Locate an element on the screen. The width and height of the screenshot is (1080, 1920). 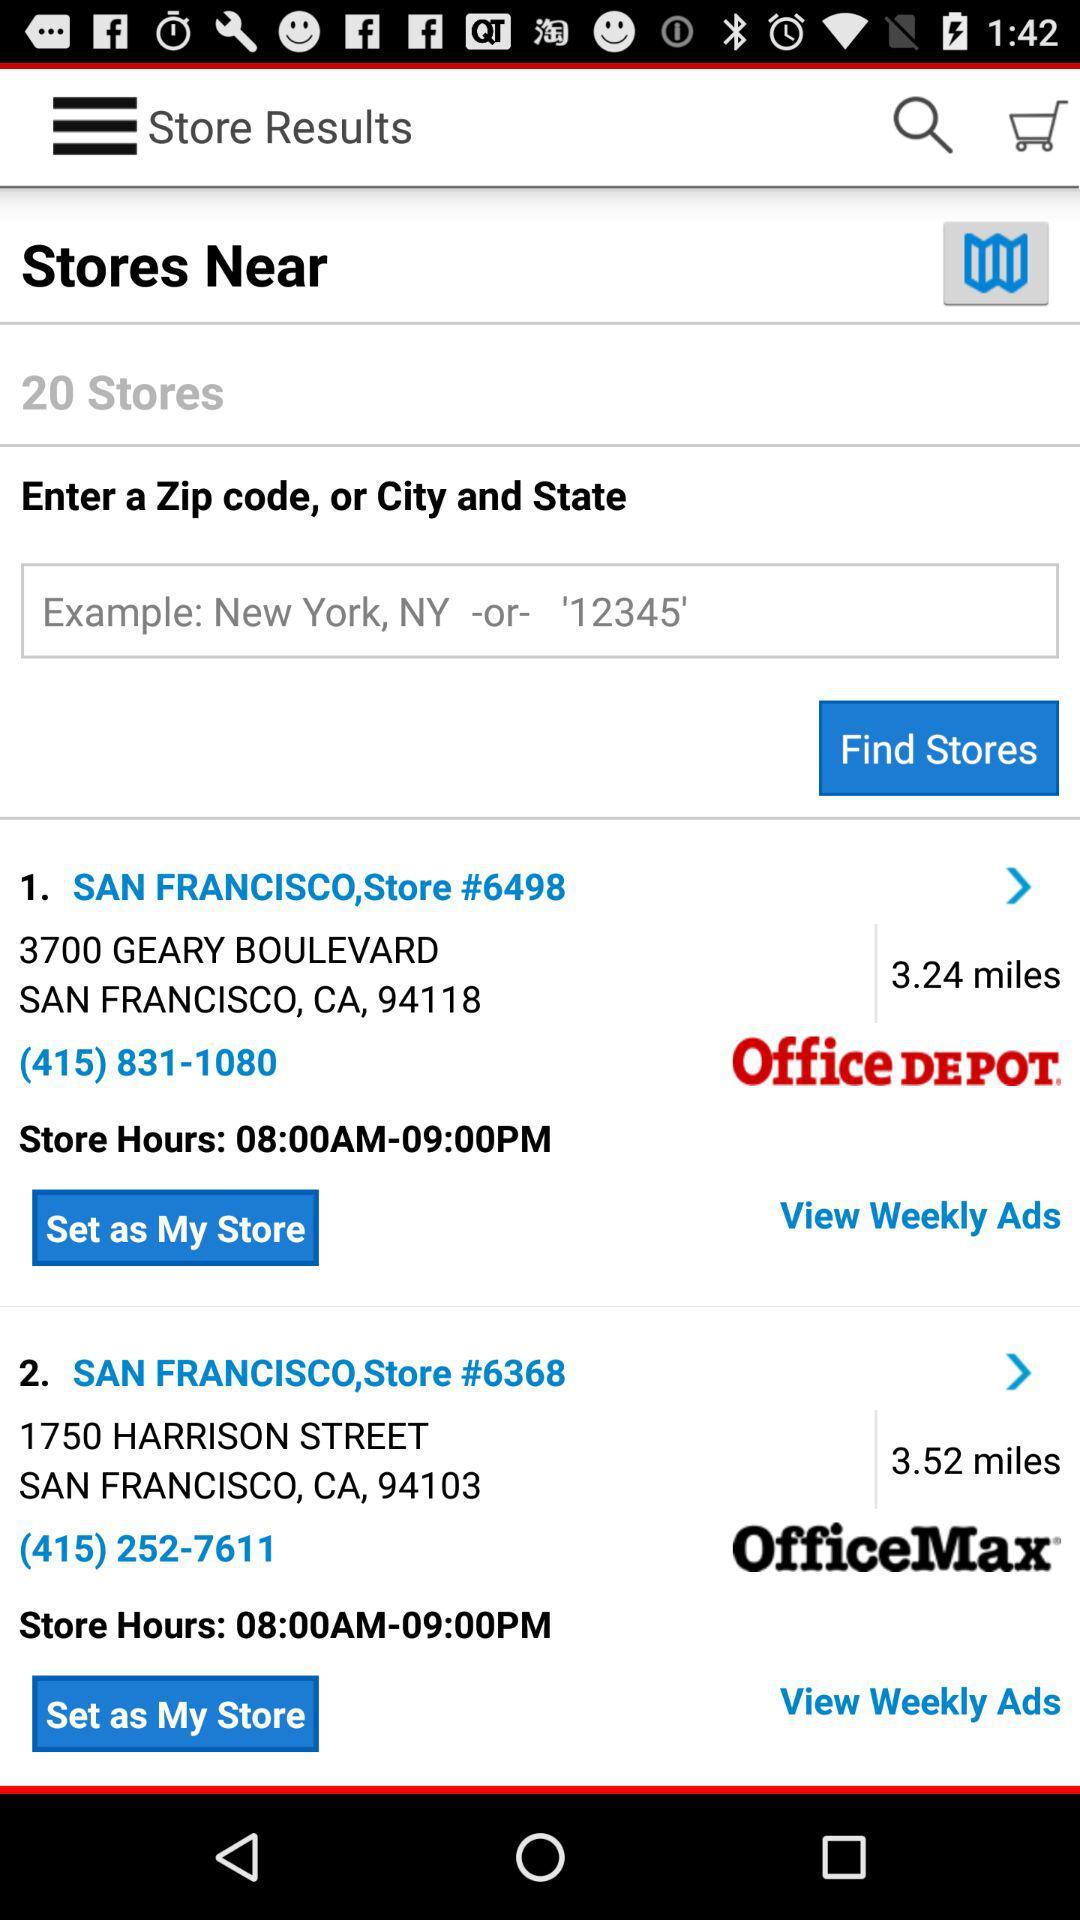
switch to map view is located at coordinates (995, 262).